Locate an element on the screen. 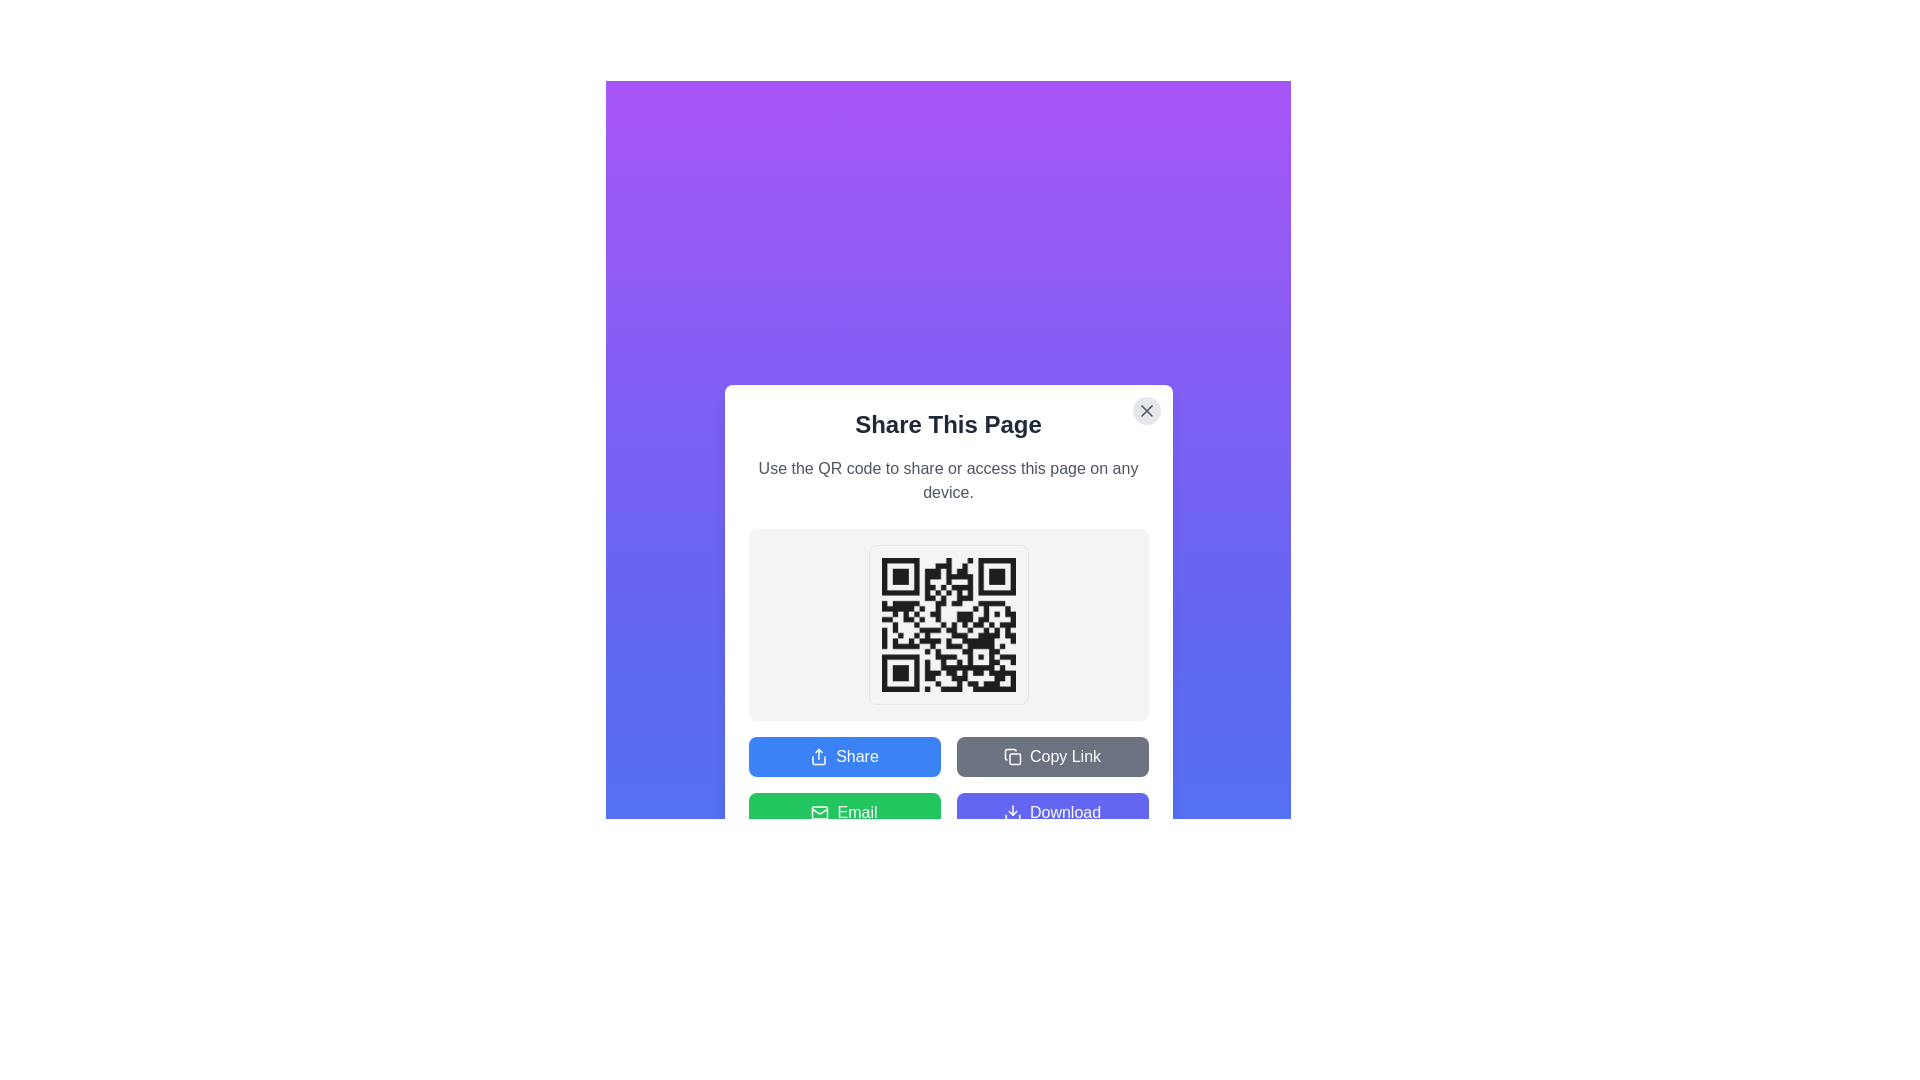 This screenshot has width=1920, height=1080. the 'X' icon located at the top-right corner of the 'Share This Page' modal is located at coordinates (1146, 410).